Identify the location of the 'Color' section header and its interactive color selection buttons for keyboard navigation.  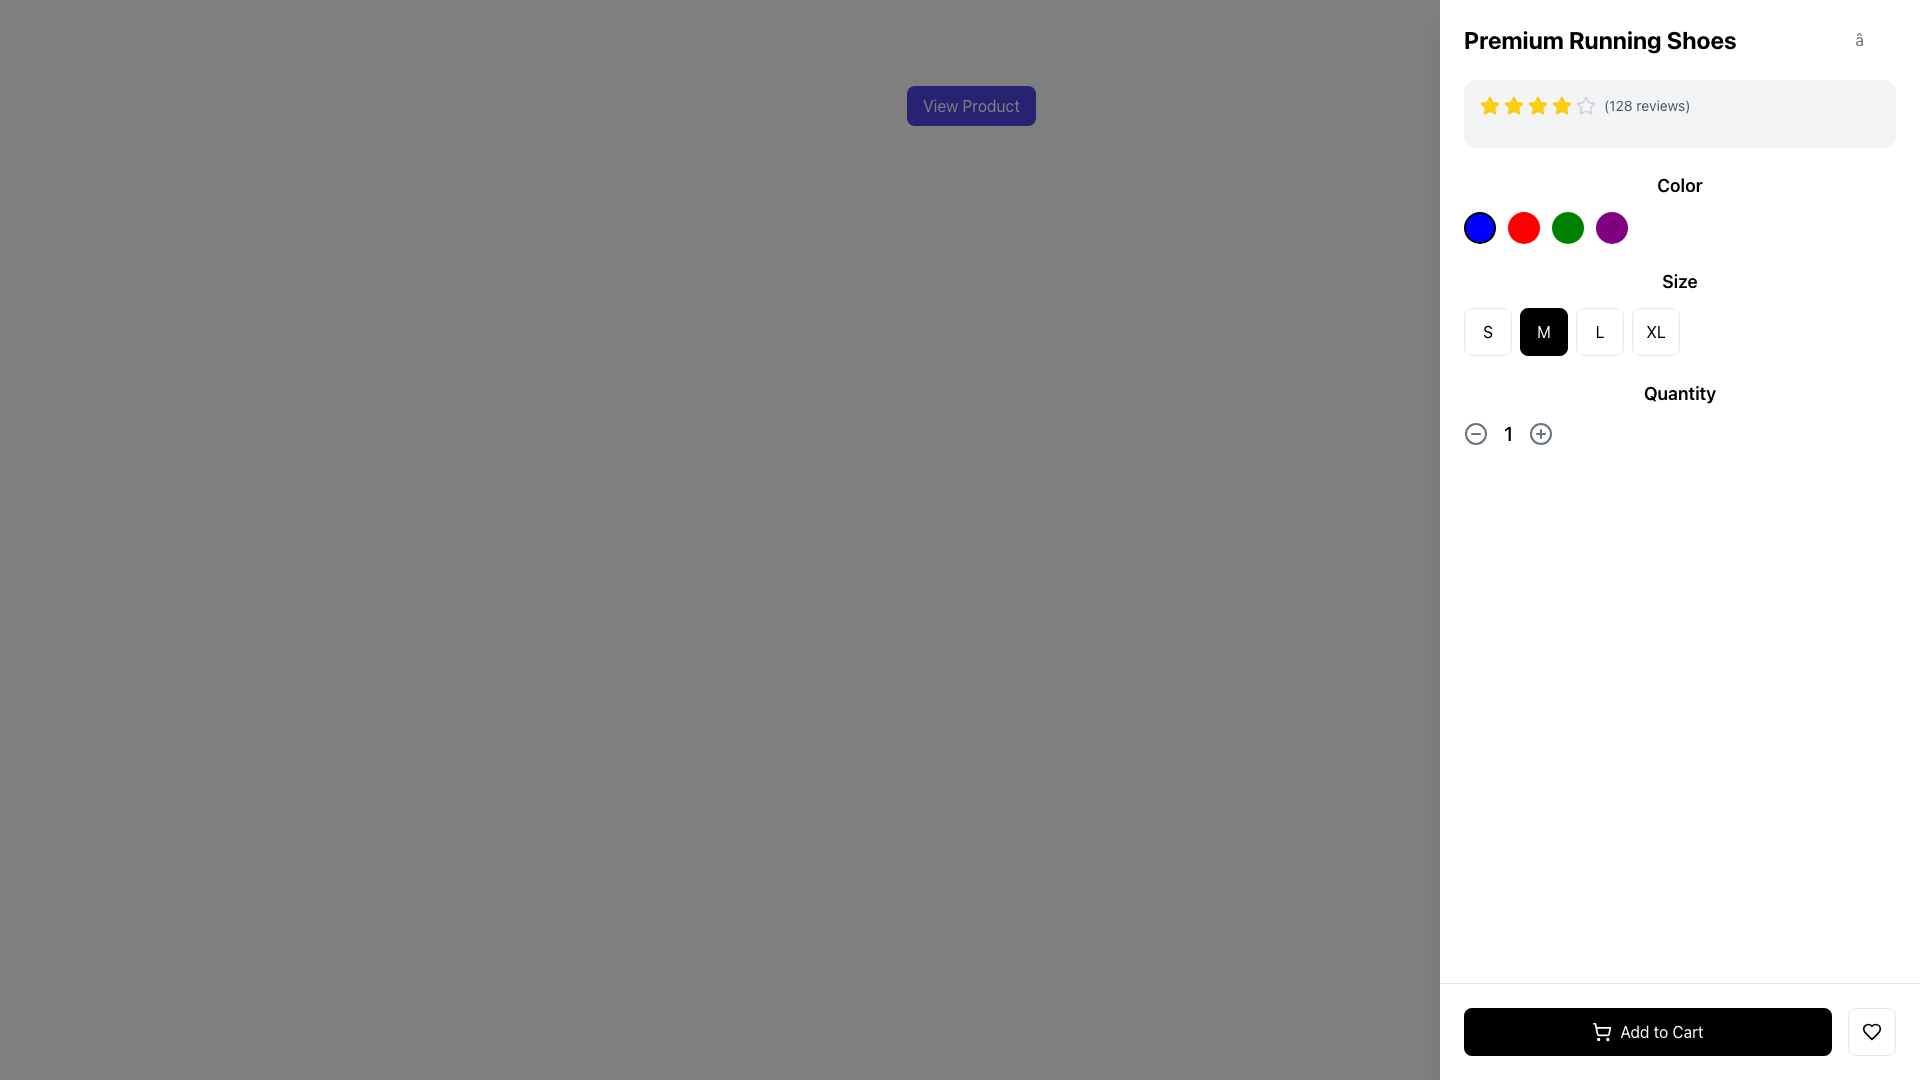
(1680, 208).